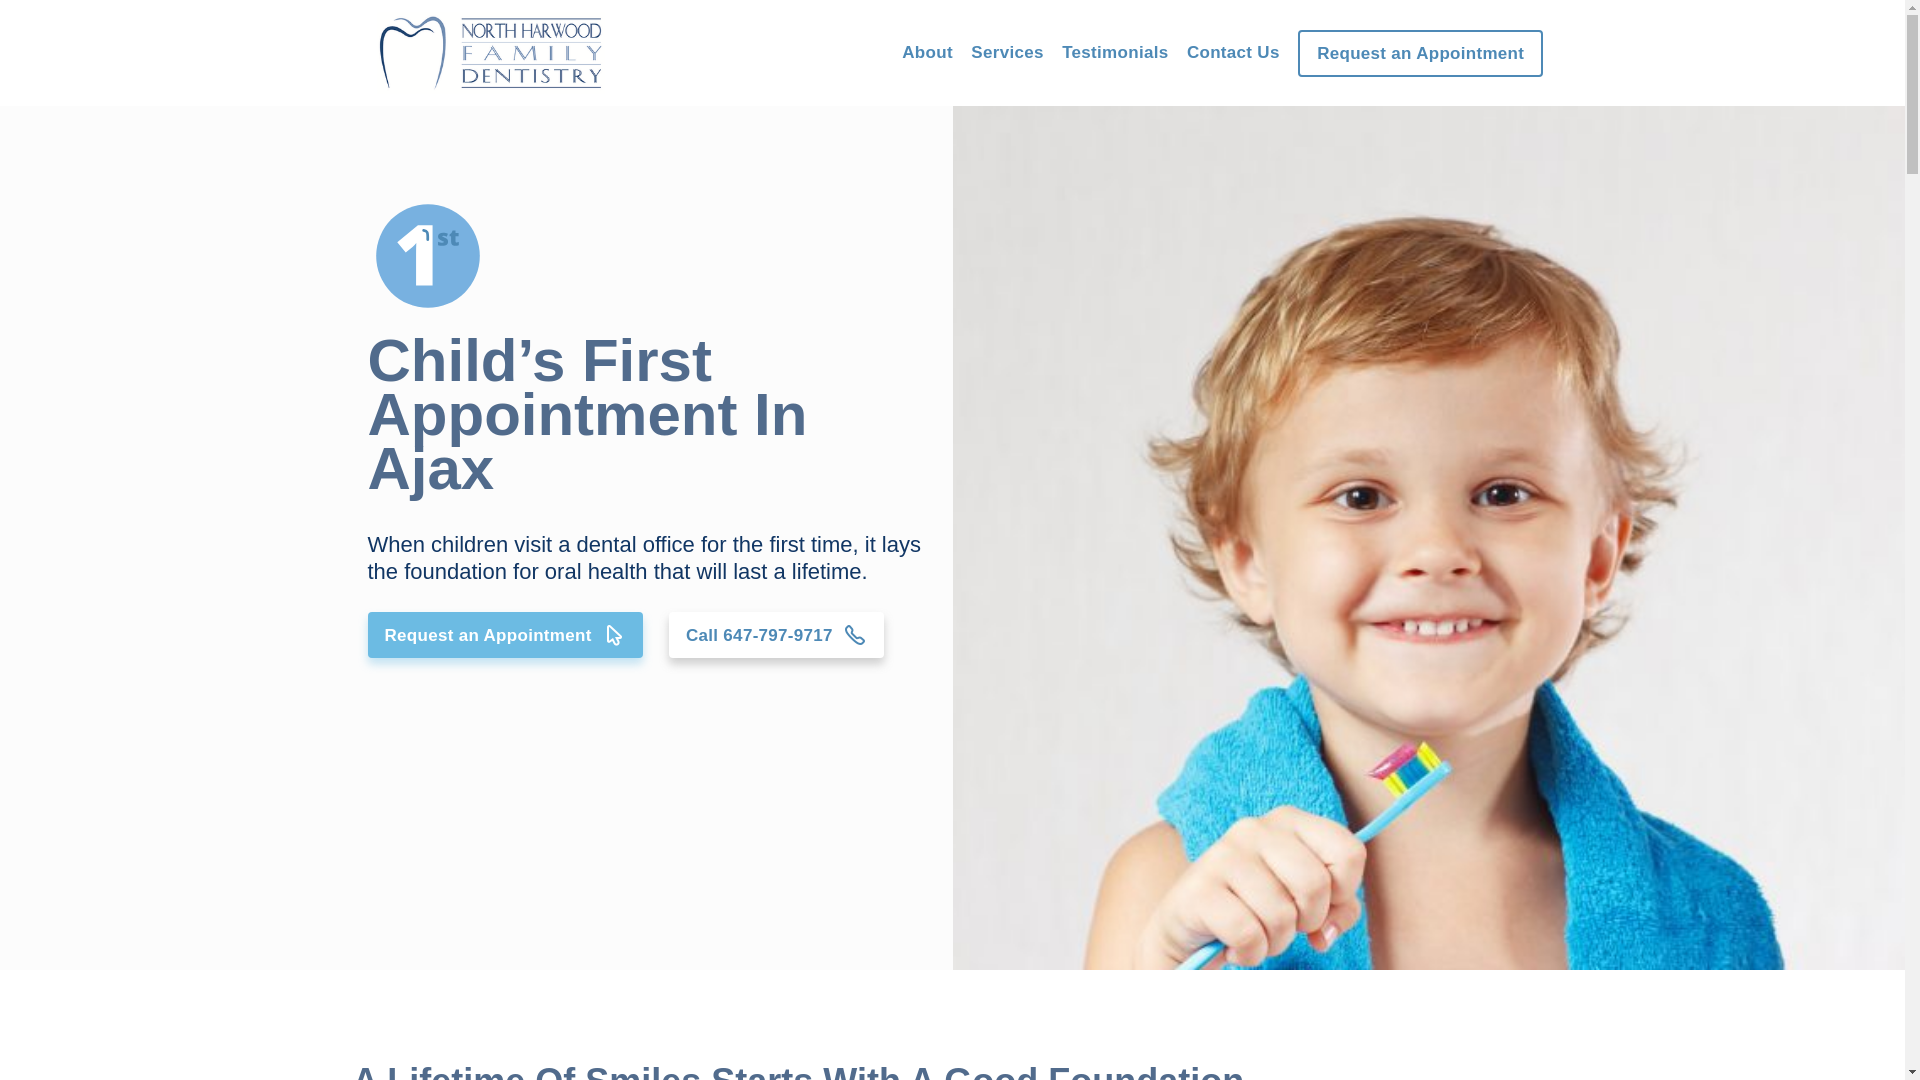  What do you see at coordinates (1232, 51) in the screenshot?
I see `'Contact Us'` at bounding box center [1232, 51].